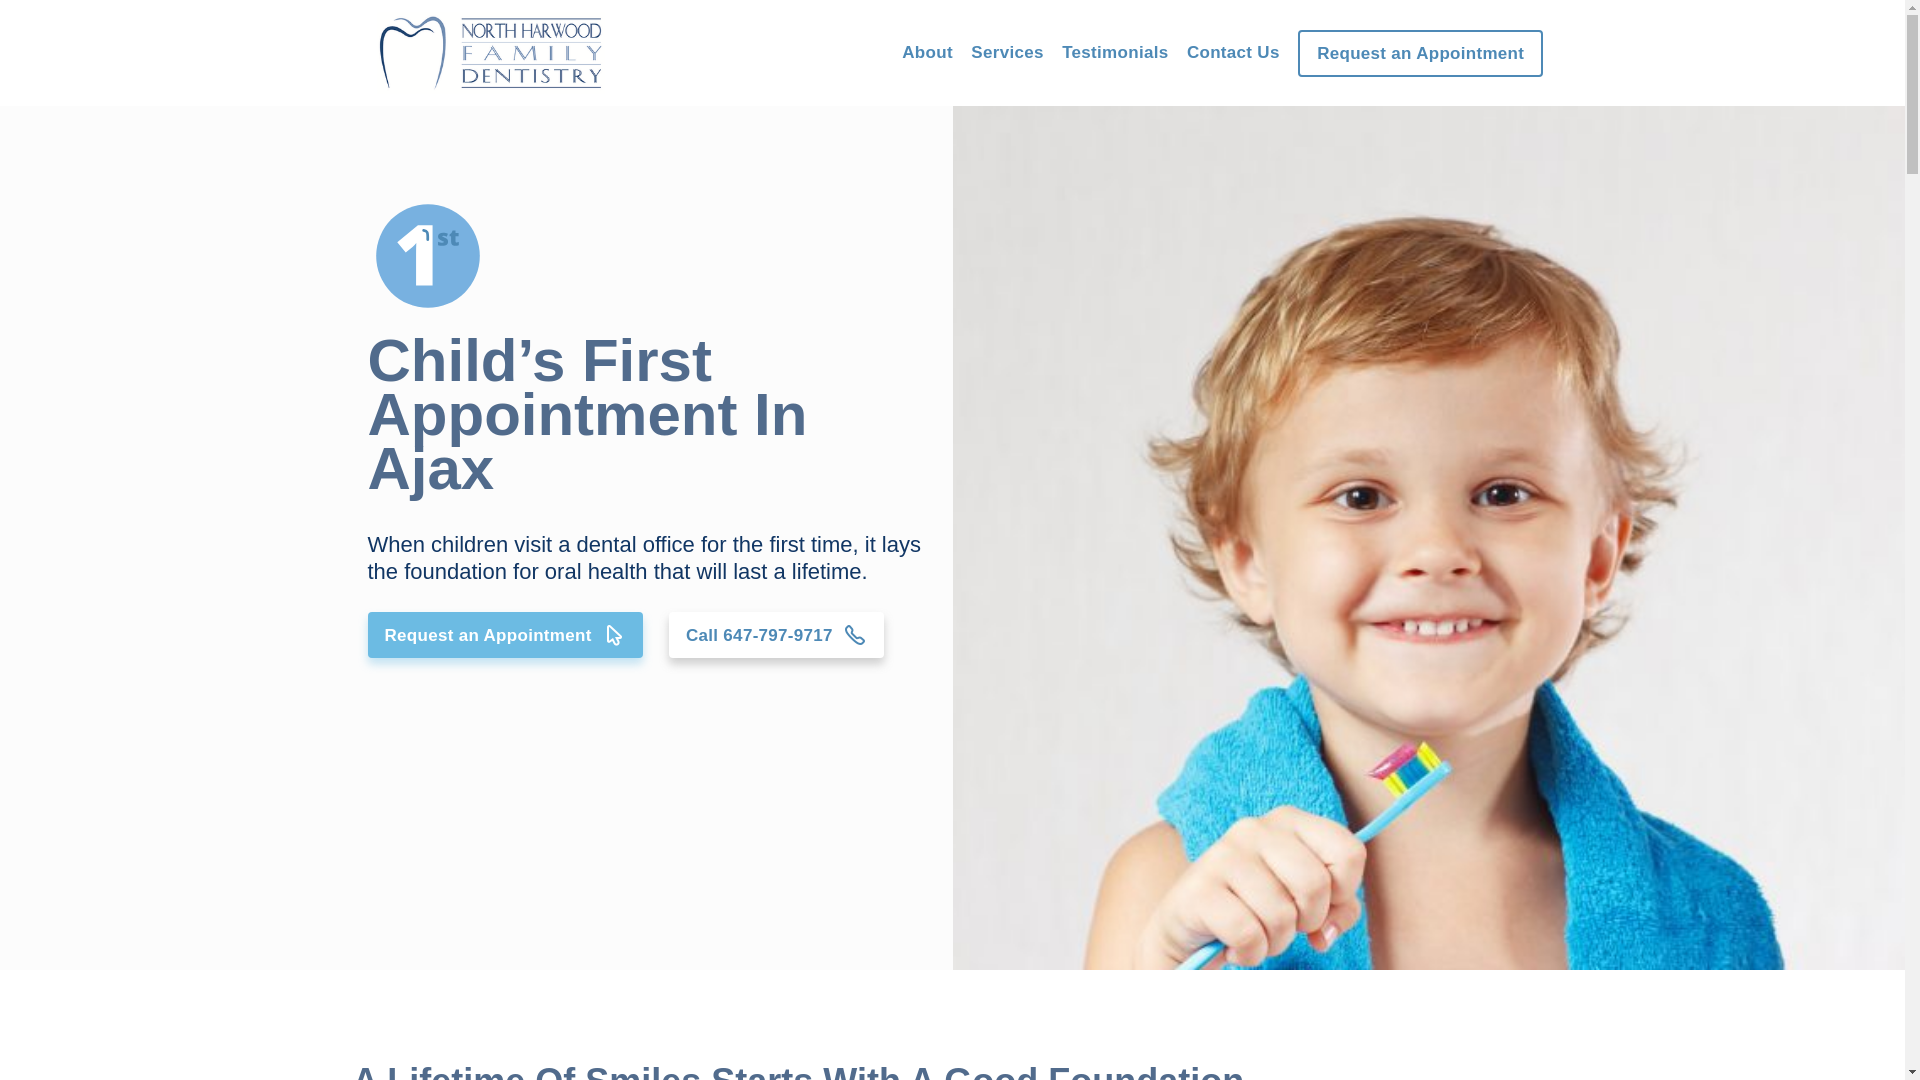  What do you see at coordinates (1232, 51) in the screenshot?
I see `'Contact Us'` at bounding box center [1232, 51].